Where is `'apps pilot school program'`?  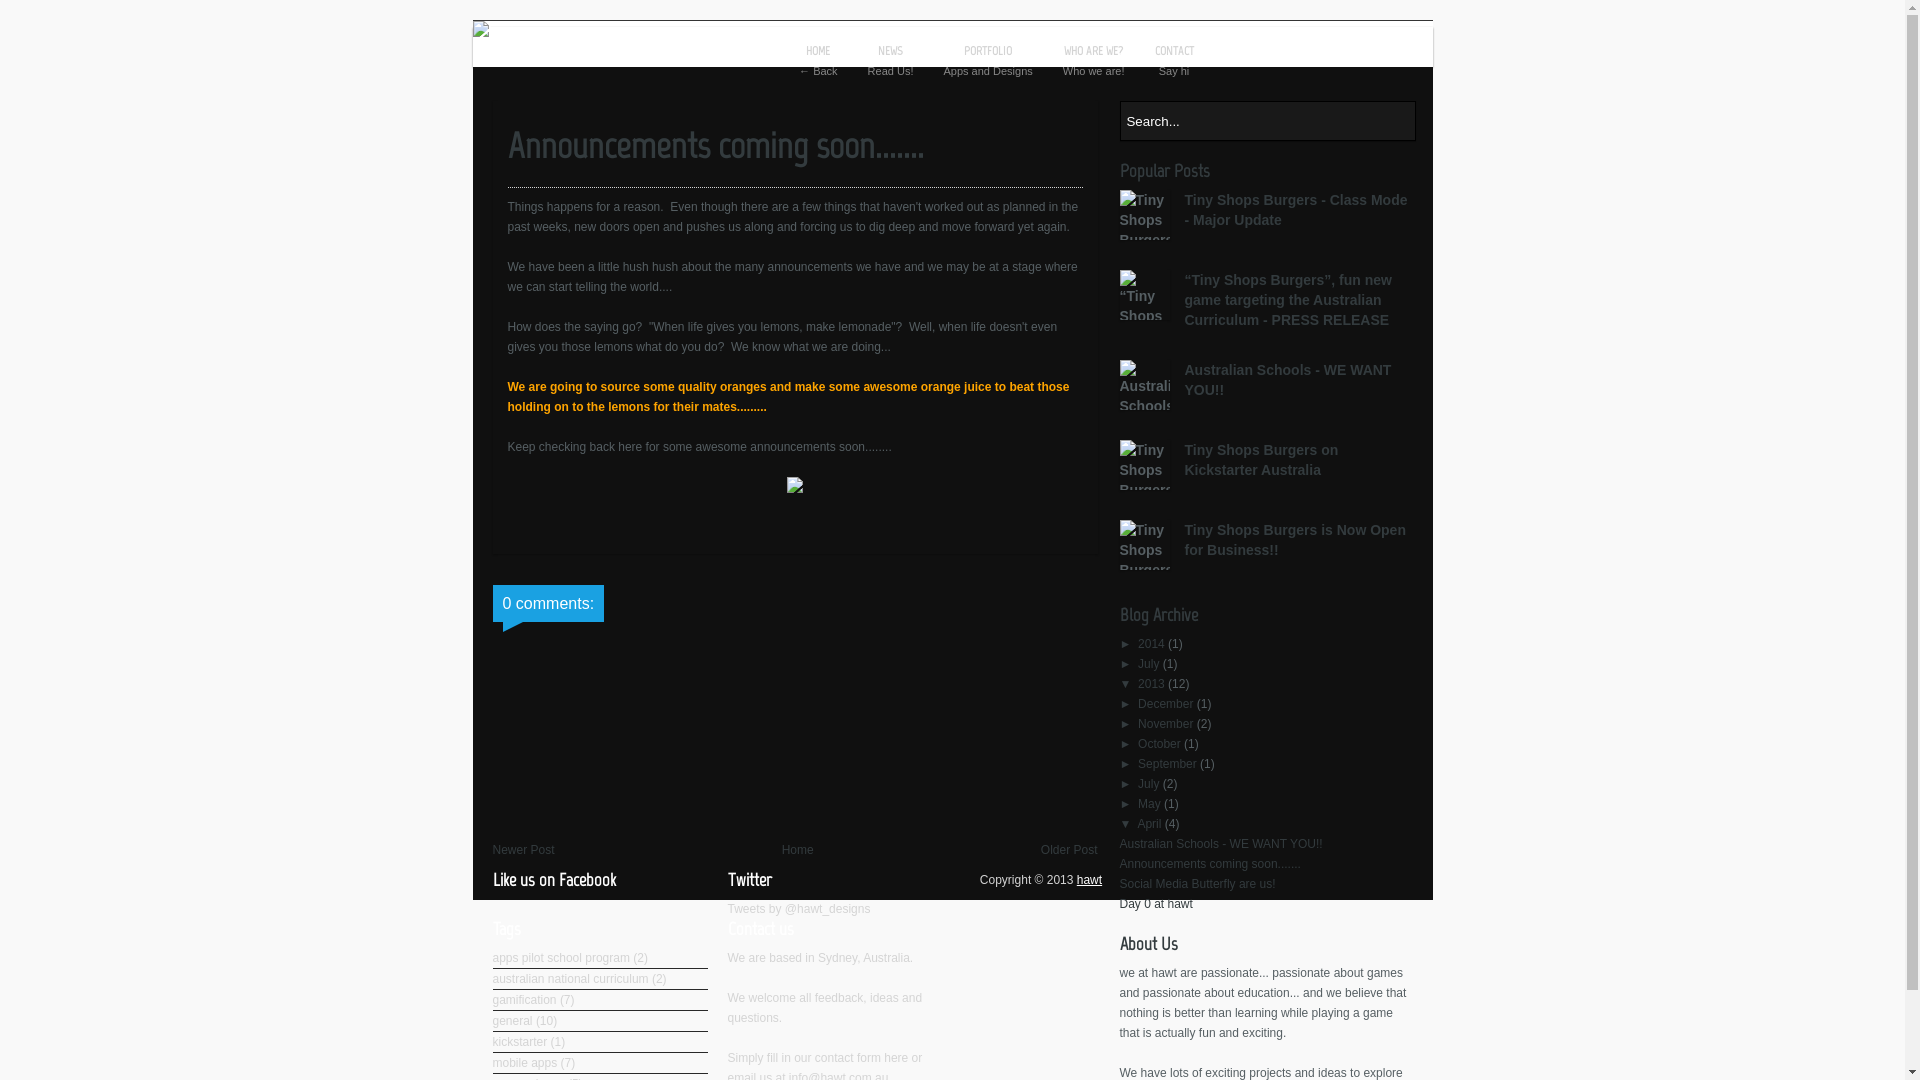
'apps pilot school program' is located at coordinates (560, 956).